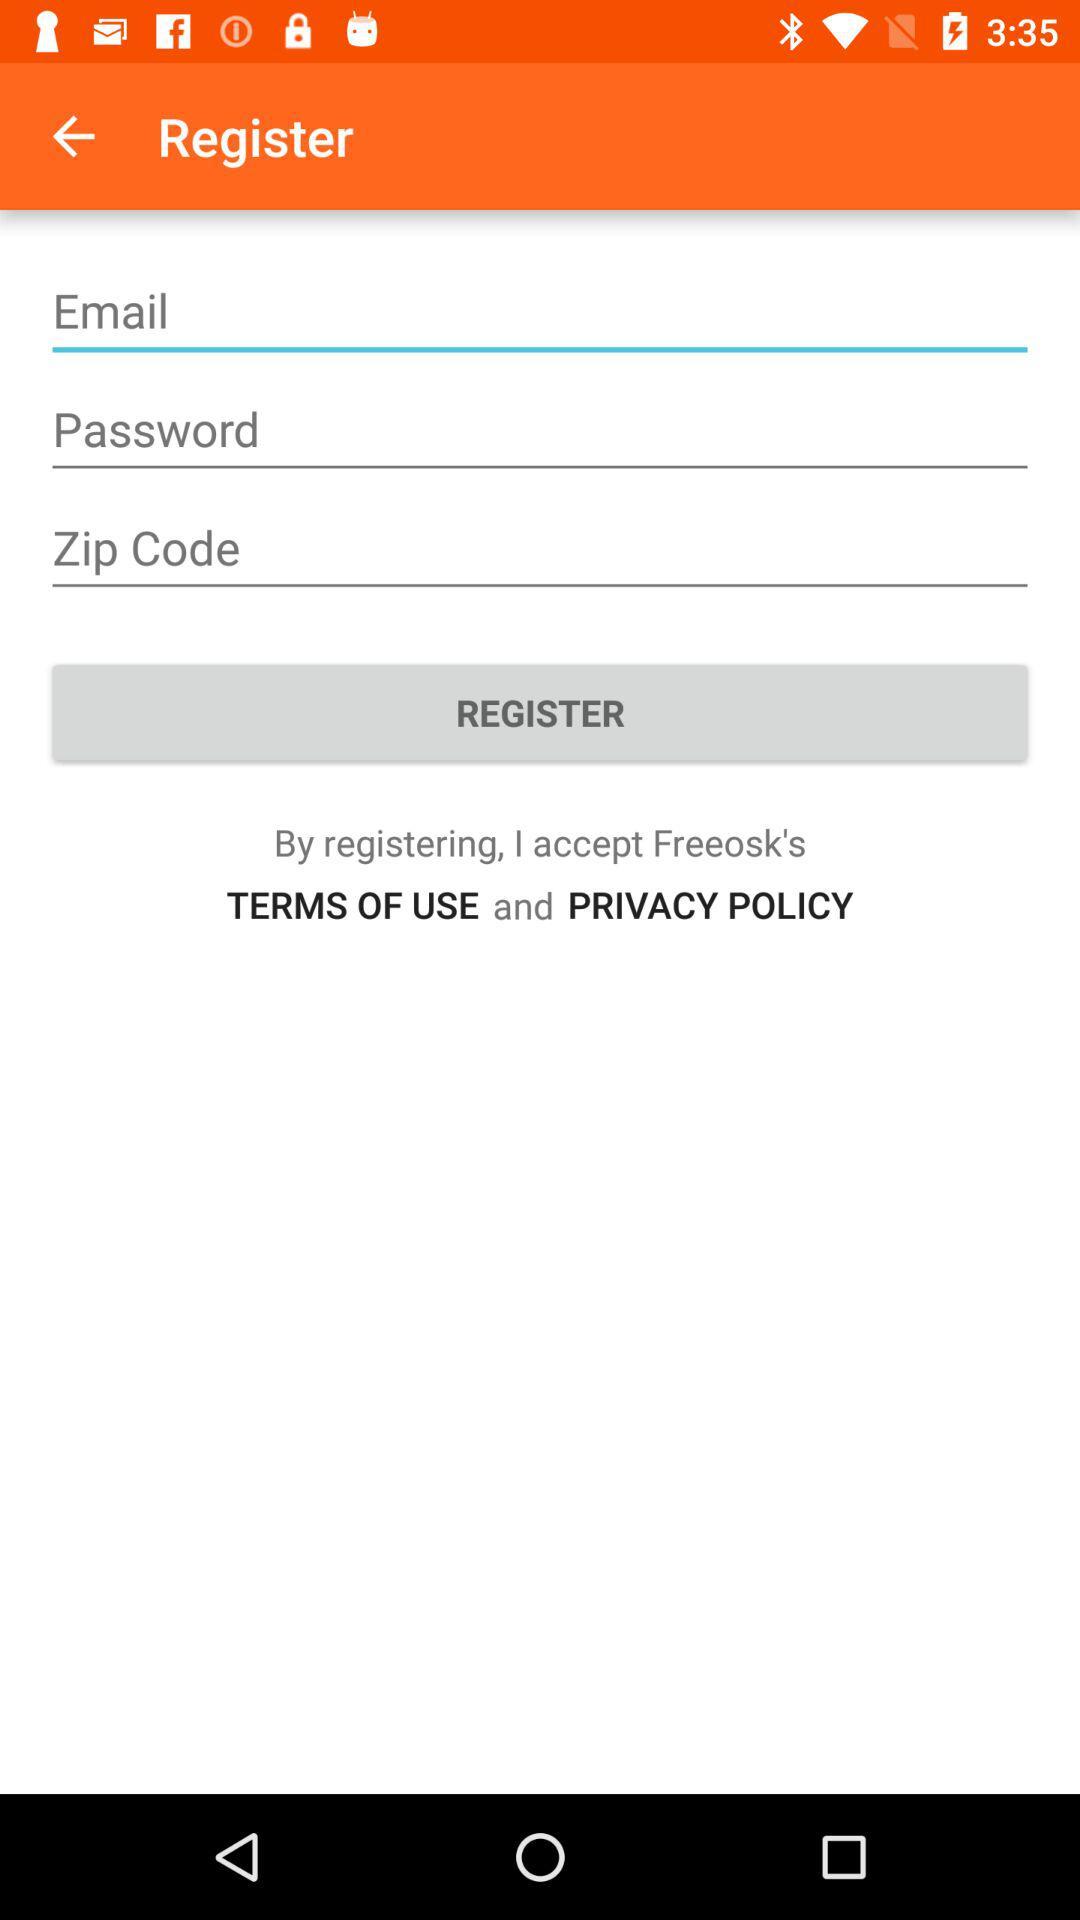  What do you see at coordinates (351, 903) in the screenshot?
I see `terms of use item` at bounding box center [351, 903].